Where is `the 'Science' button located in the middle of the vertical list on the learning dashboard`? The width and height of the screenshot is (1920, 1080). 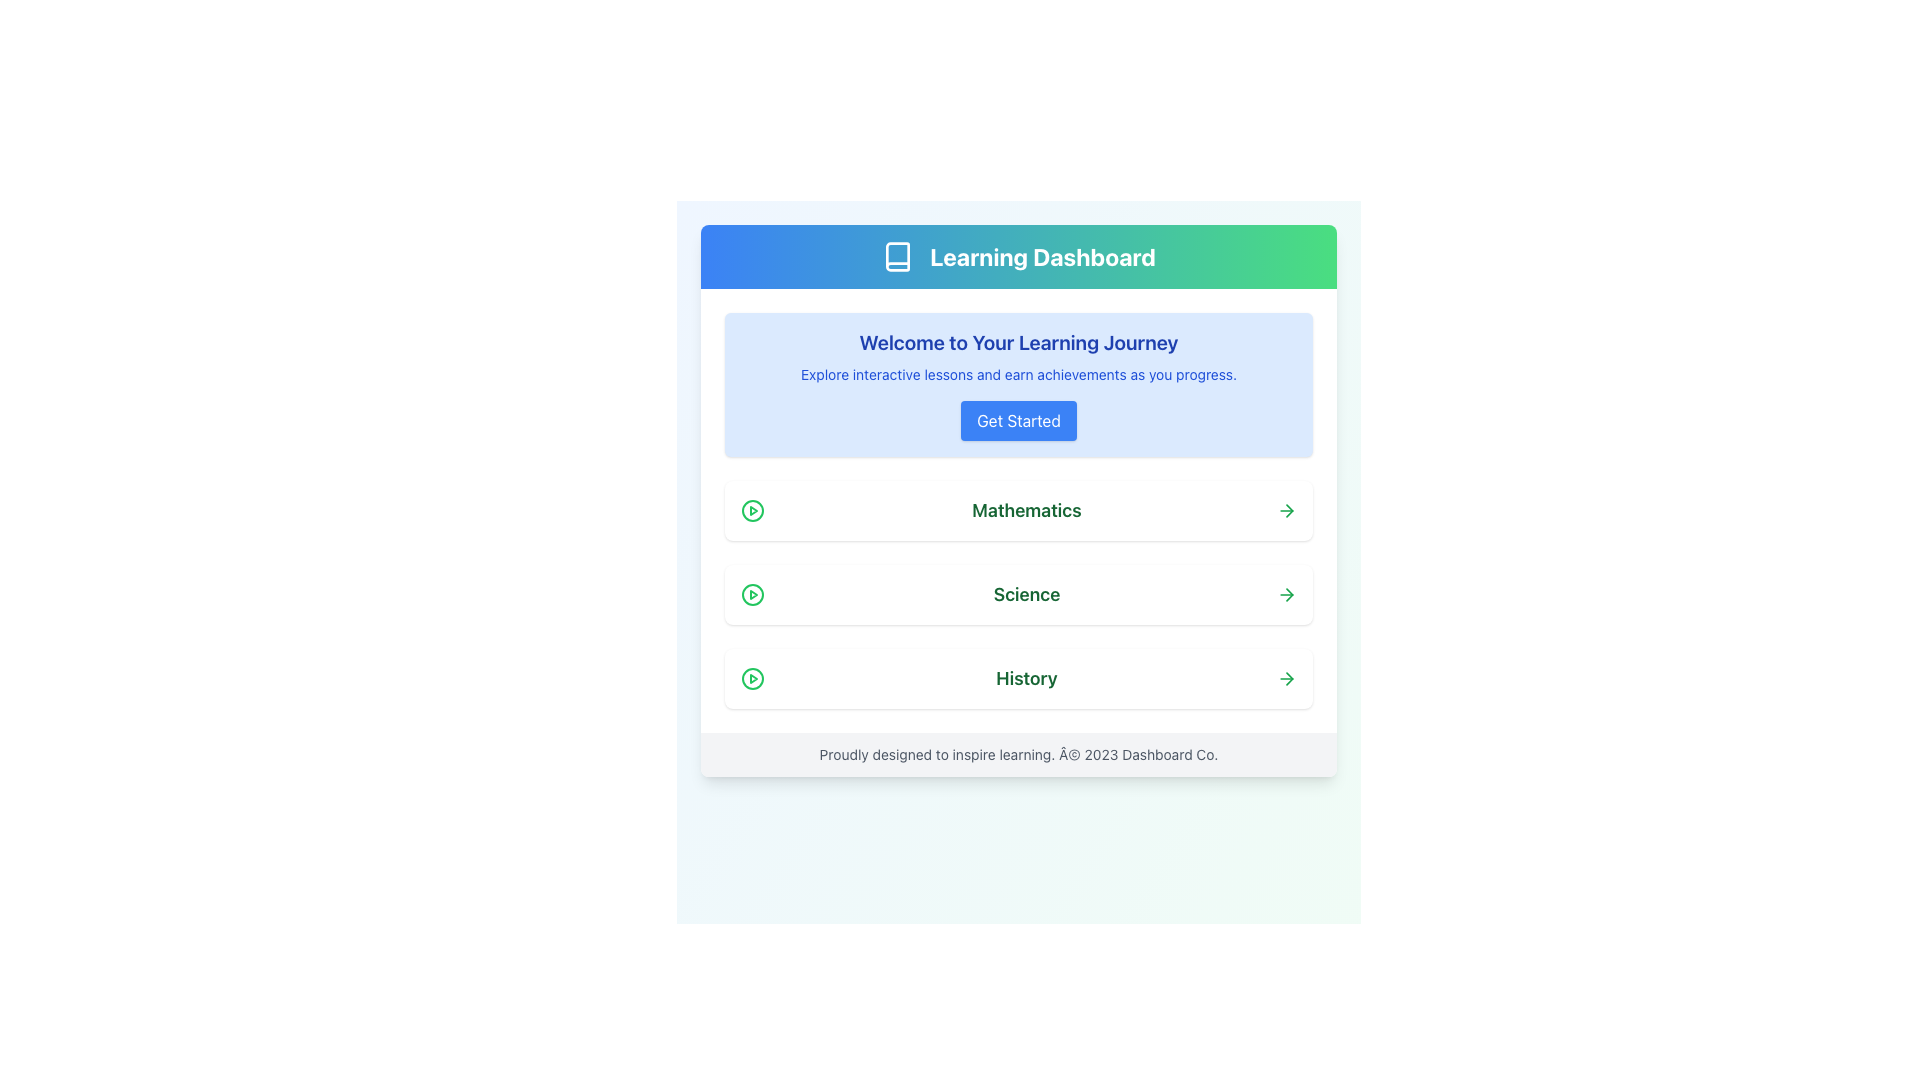
the 'Science' button located in the middle of the vertical list on the learning dashboard is located at coordinates (1018, 593).